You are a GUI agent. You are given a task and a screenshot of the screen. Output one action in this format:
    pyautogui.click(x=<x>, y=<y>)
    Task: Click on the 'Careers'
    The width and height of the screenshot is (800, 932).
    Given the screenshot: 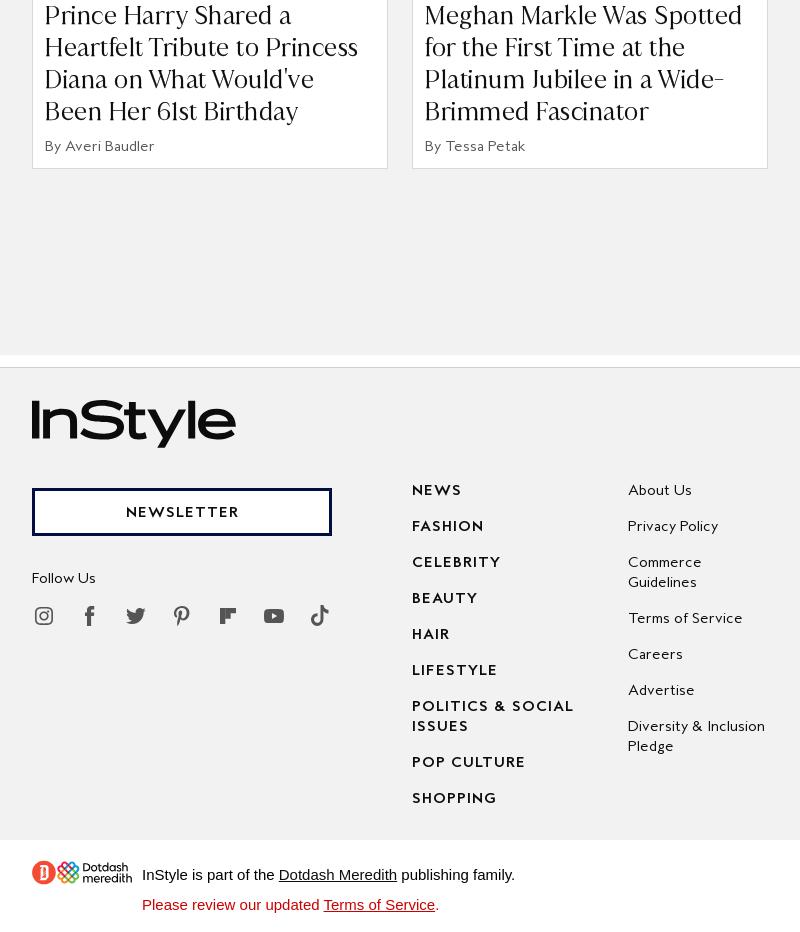 What is the action you would take?
    pyautogui.click(x=653, y=652)
    